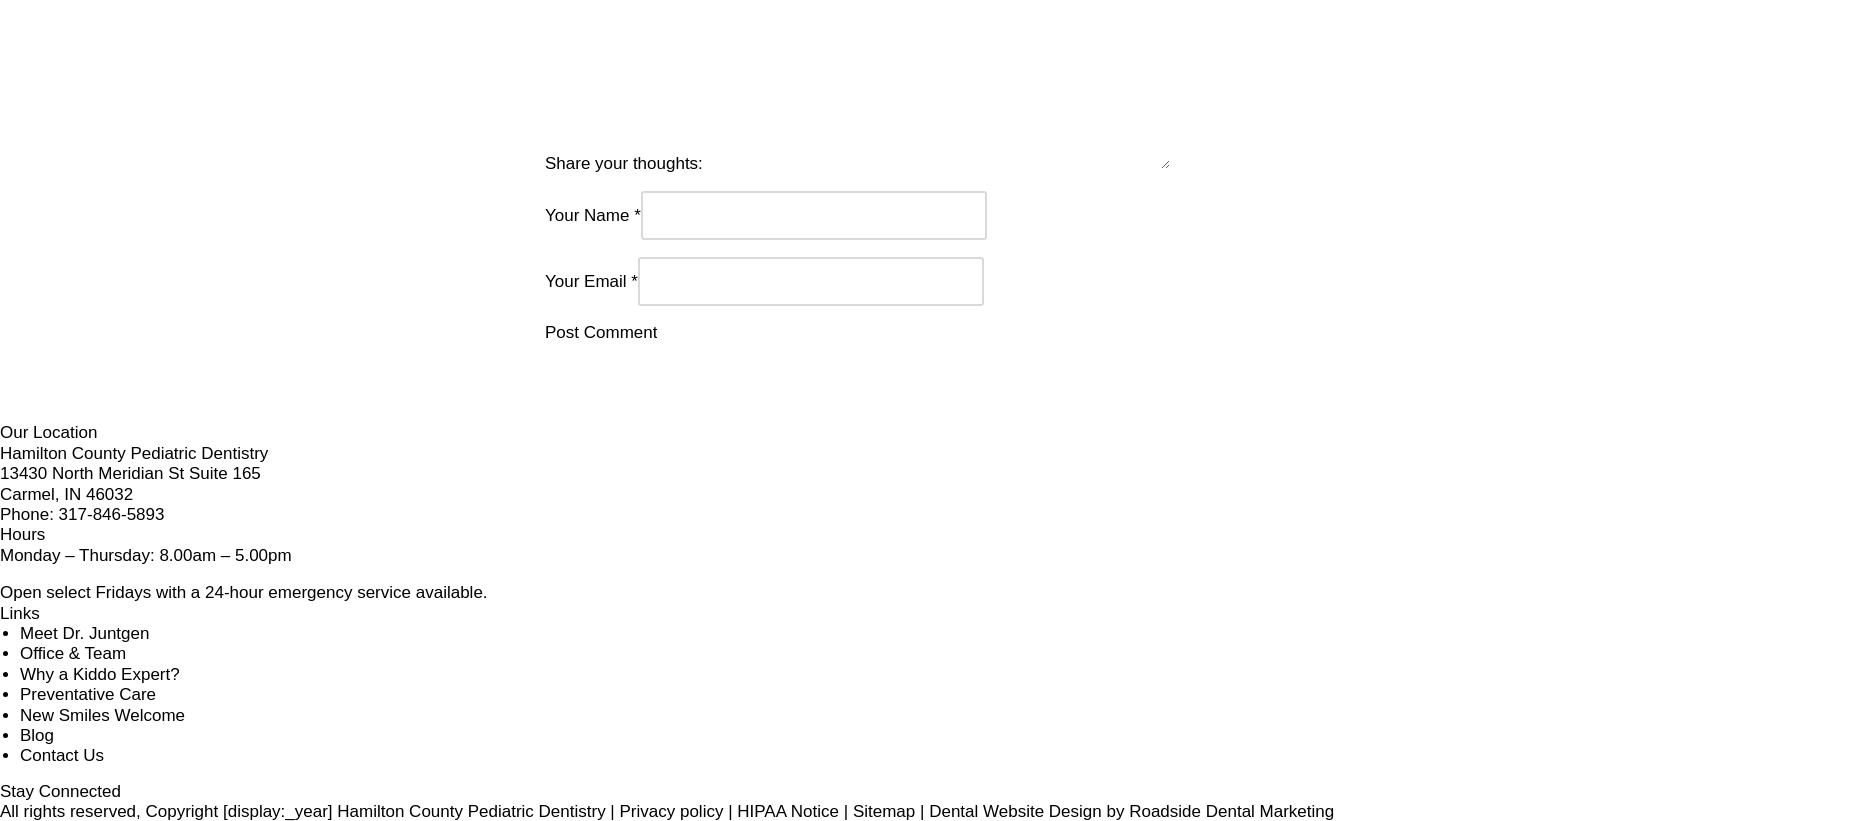 Image resolution: width=1850 pixels, height=821 pixels. What do you see at coordinates (1013, 636) in the screenshot?
I see `'Office & Team'` at bounding box center [1013, 636].